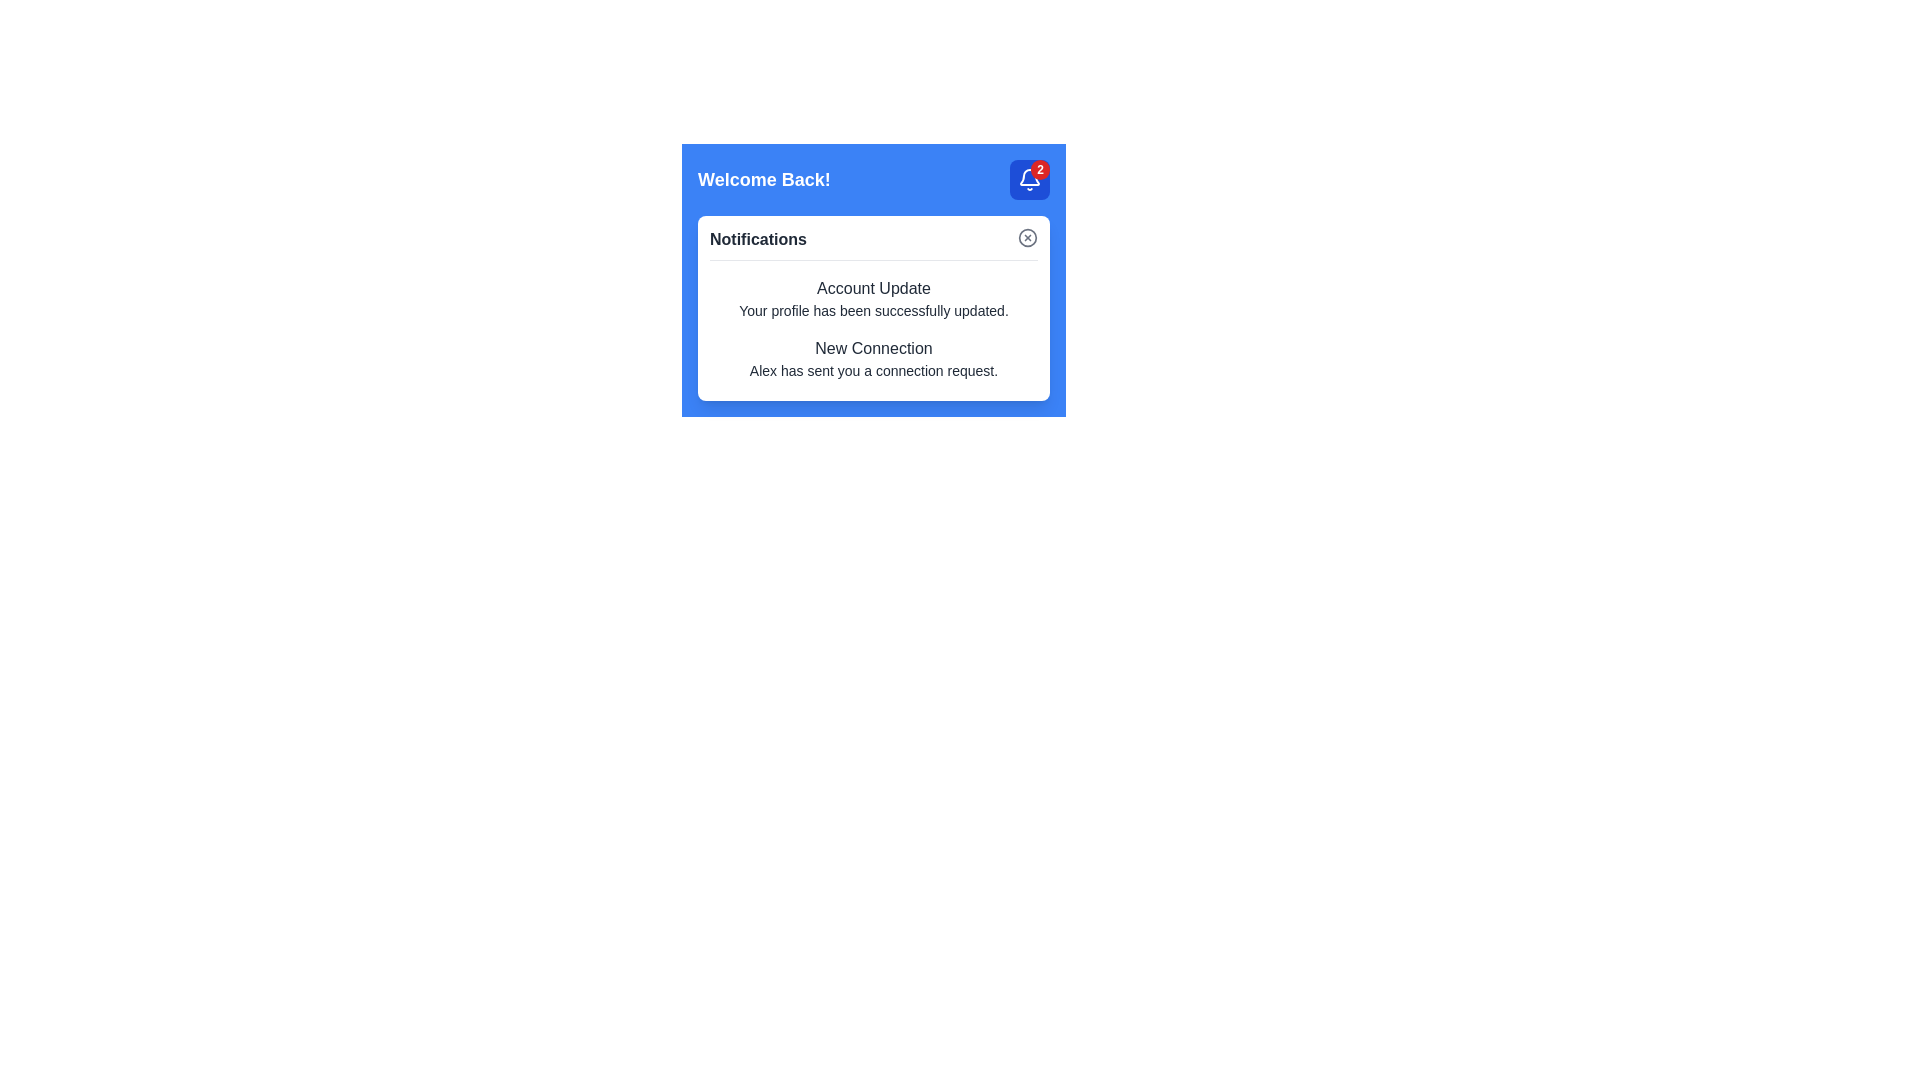  What do you see at coordinates (873, 357) in the screenshot?
I see `notification message titled 'New Connection' which states 'Alex has sent you a connection request.' This notification is the second in the list under the 'Notifications' section` at bounding box center [873, 357].